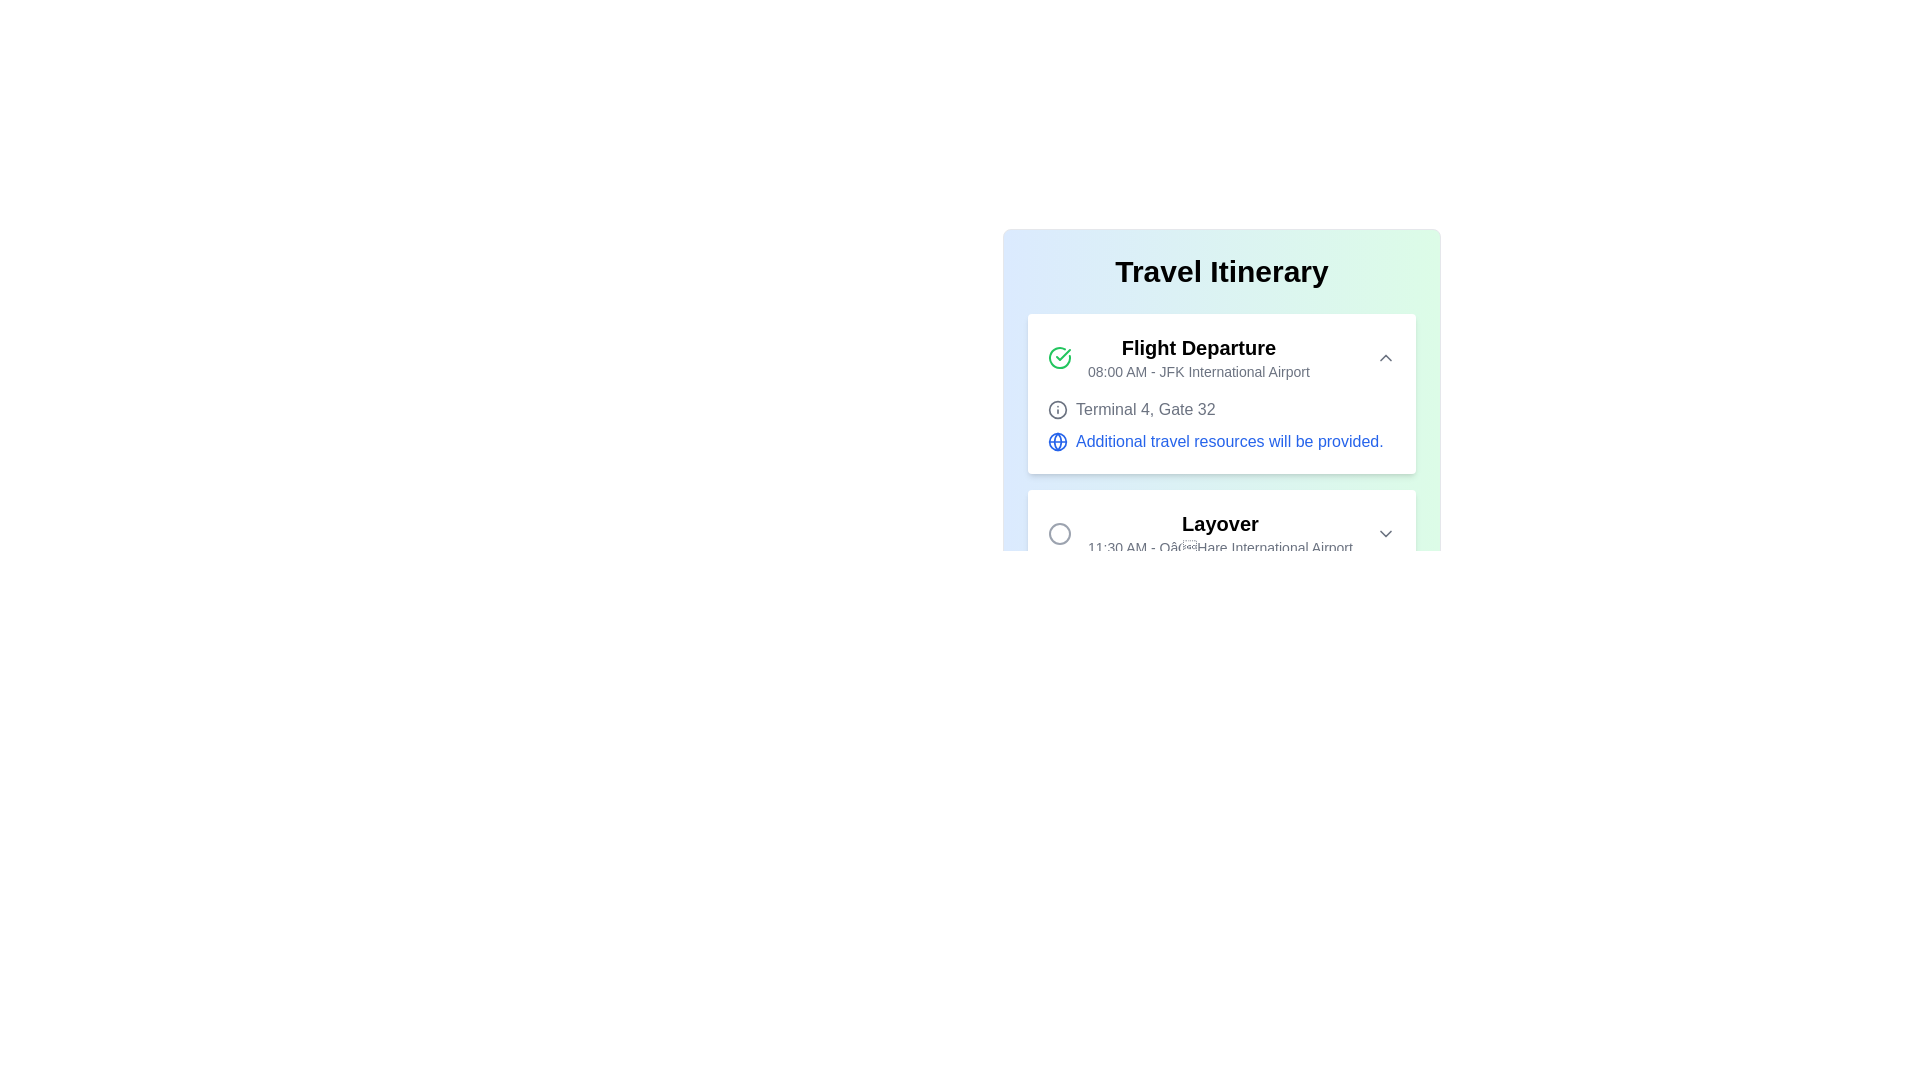 This screenshot has width=1920, height=1080. I want to click on the circular informational icon containing an 'i', so click(1056, 408).